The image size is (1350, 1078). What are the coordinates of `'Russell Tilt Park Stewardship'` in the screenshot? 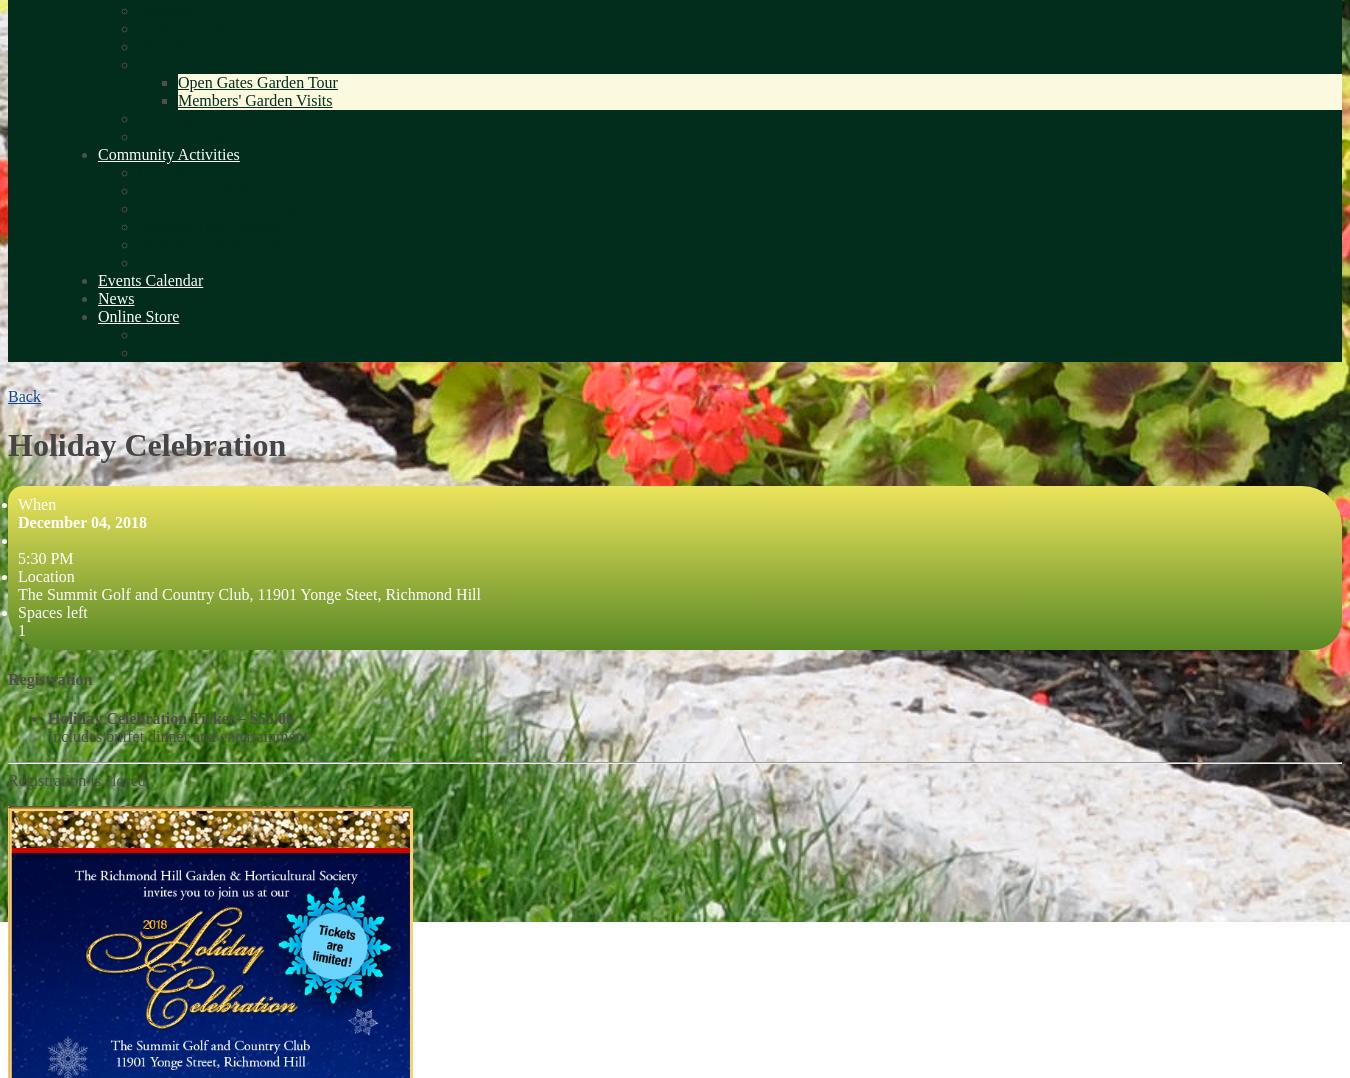 It's located at (231, 243).